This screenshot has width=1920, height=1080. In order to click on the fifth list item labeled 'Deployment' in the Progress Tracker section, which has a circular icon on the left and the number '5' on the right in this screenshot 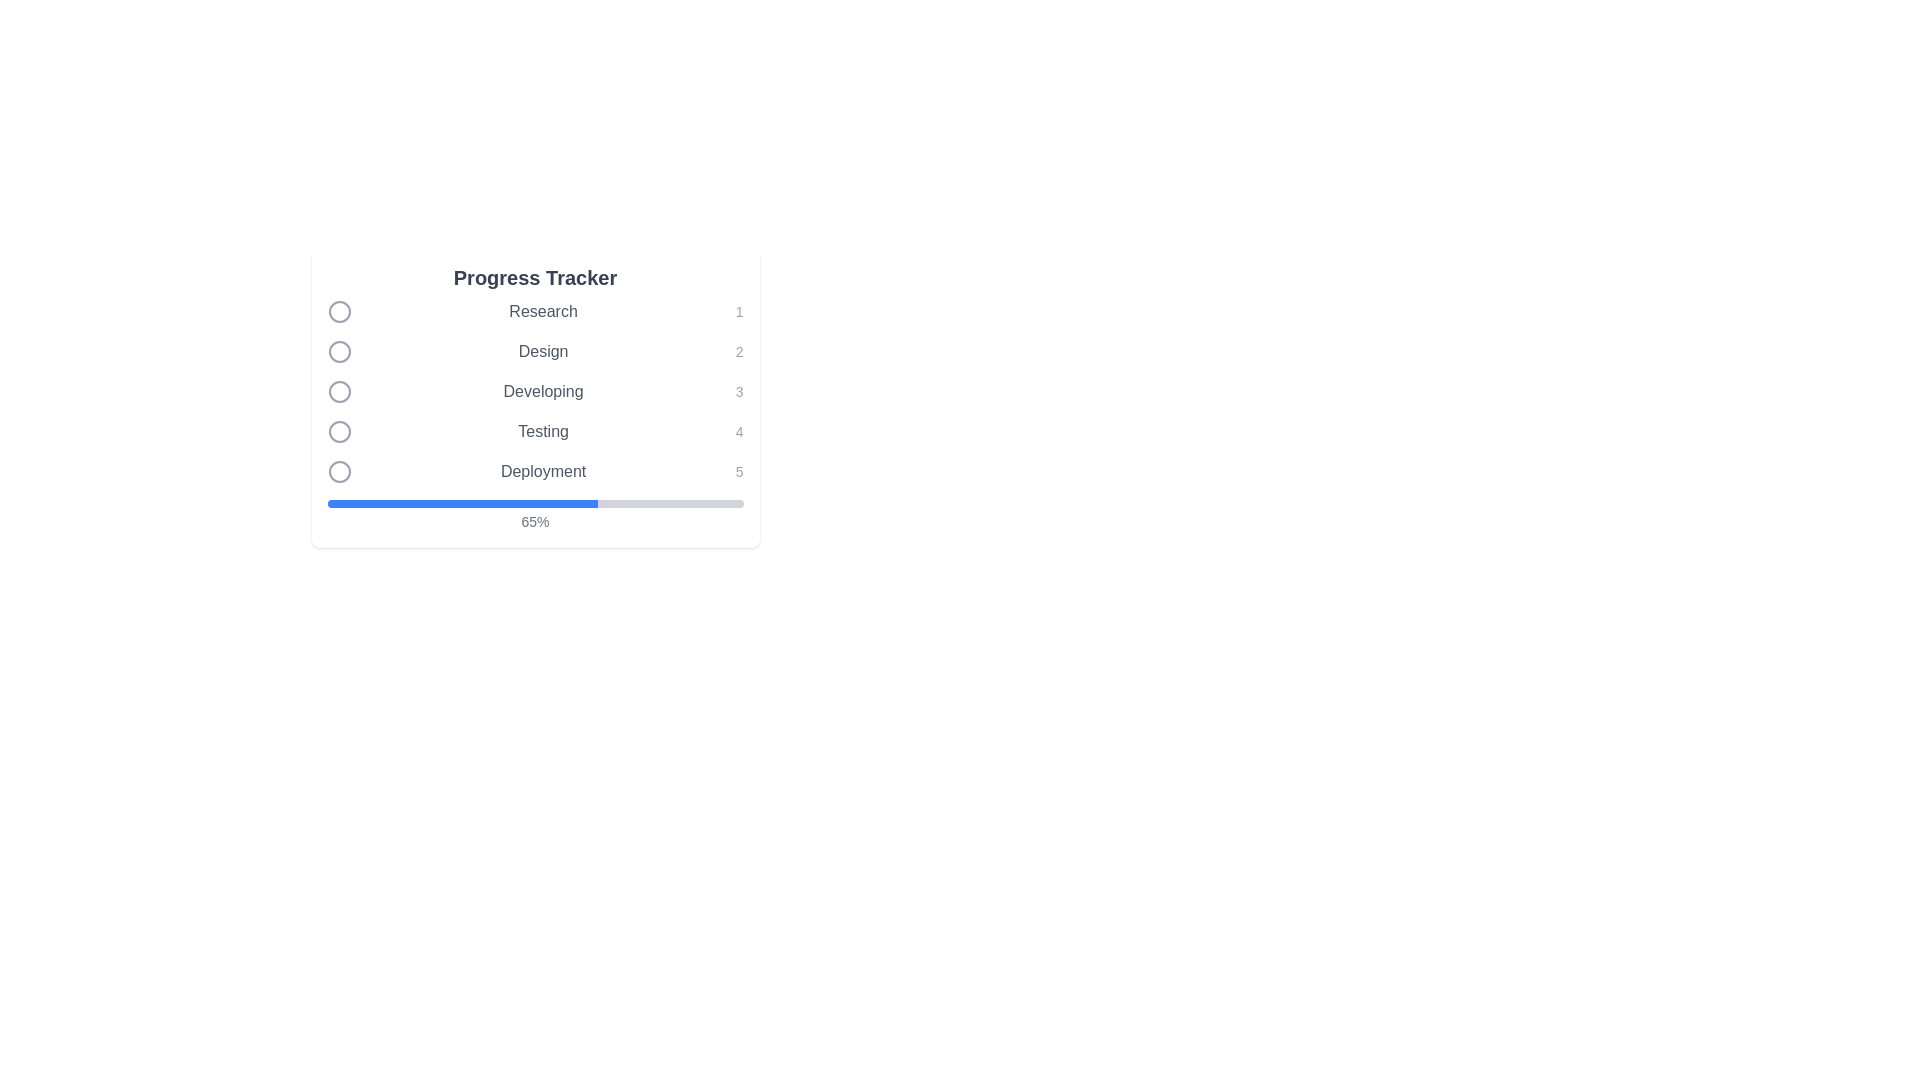, I will do `click(535, 471)`.